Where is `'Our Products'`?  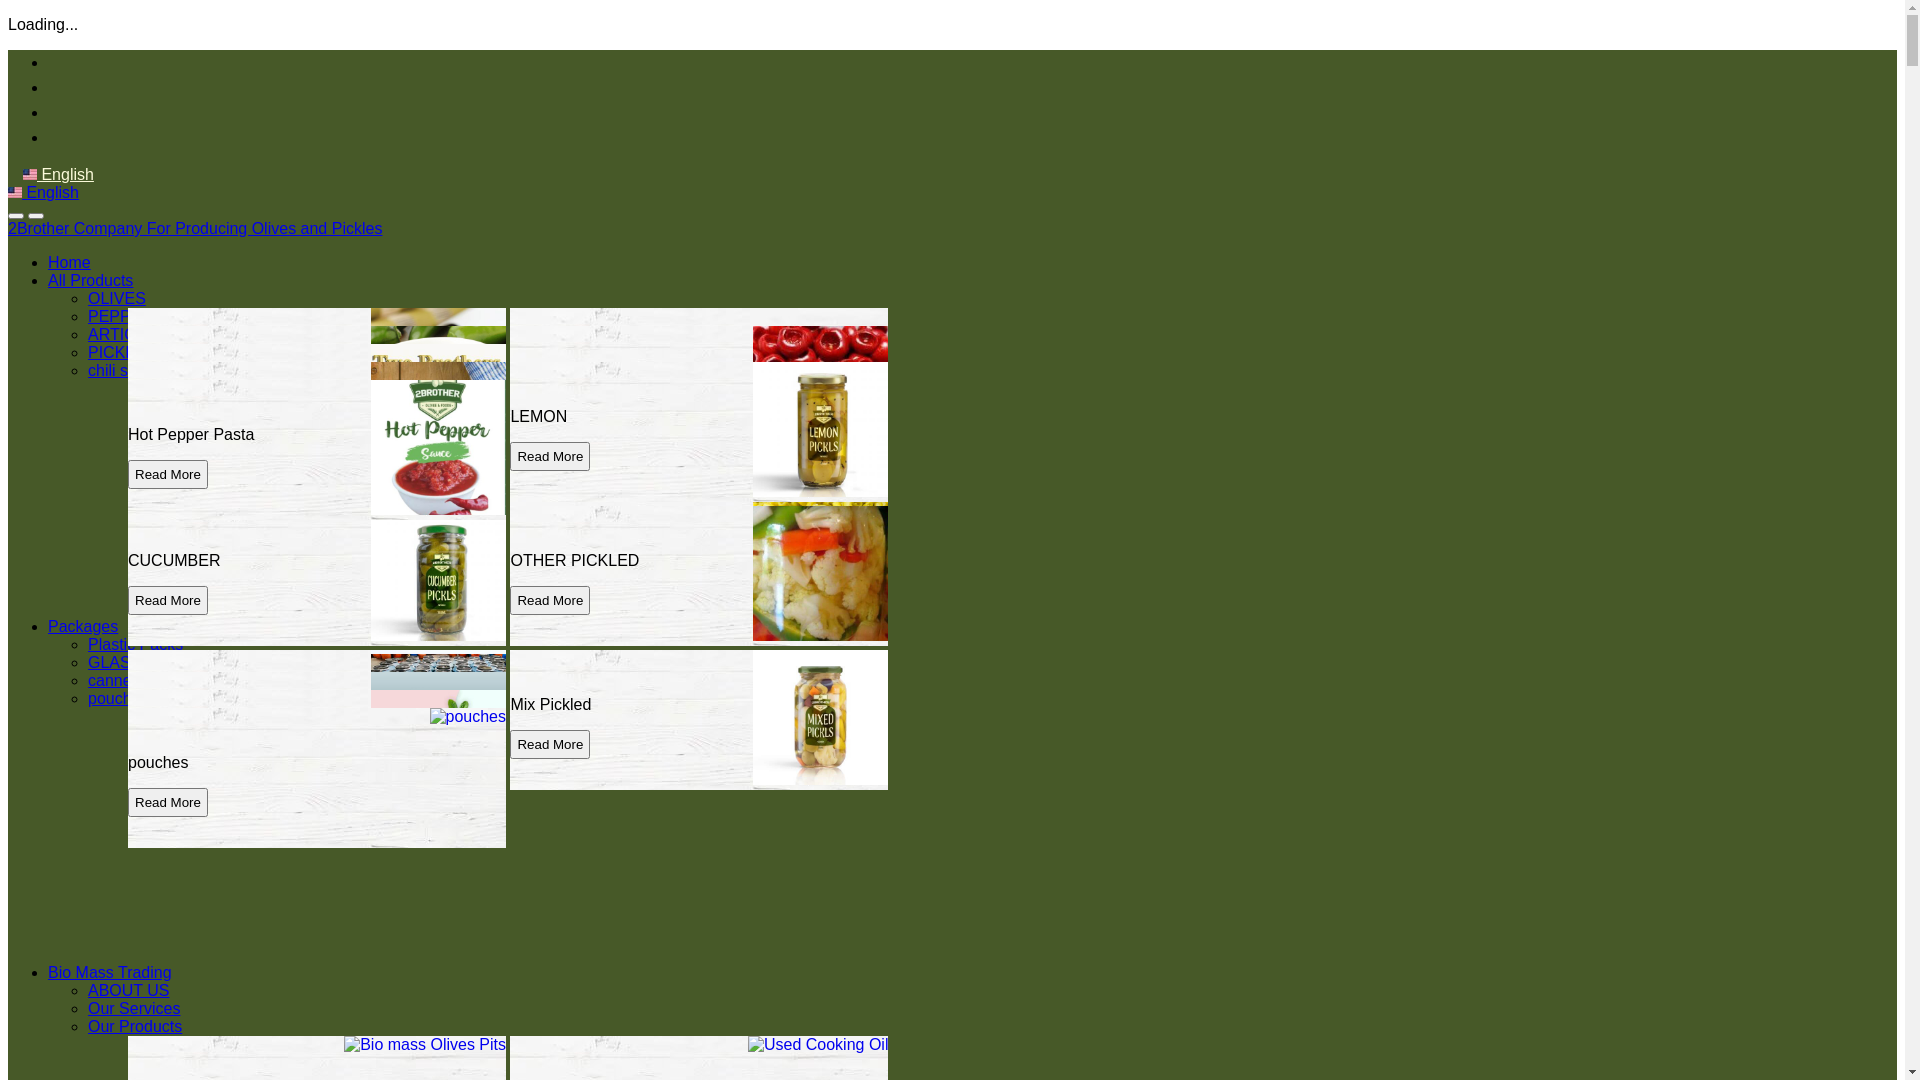 'Our Products' is located at coordinates (133, 1026).